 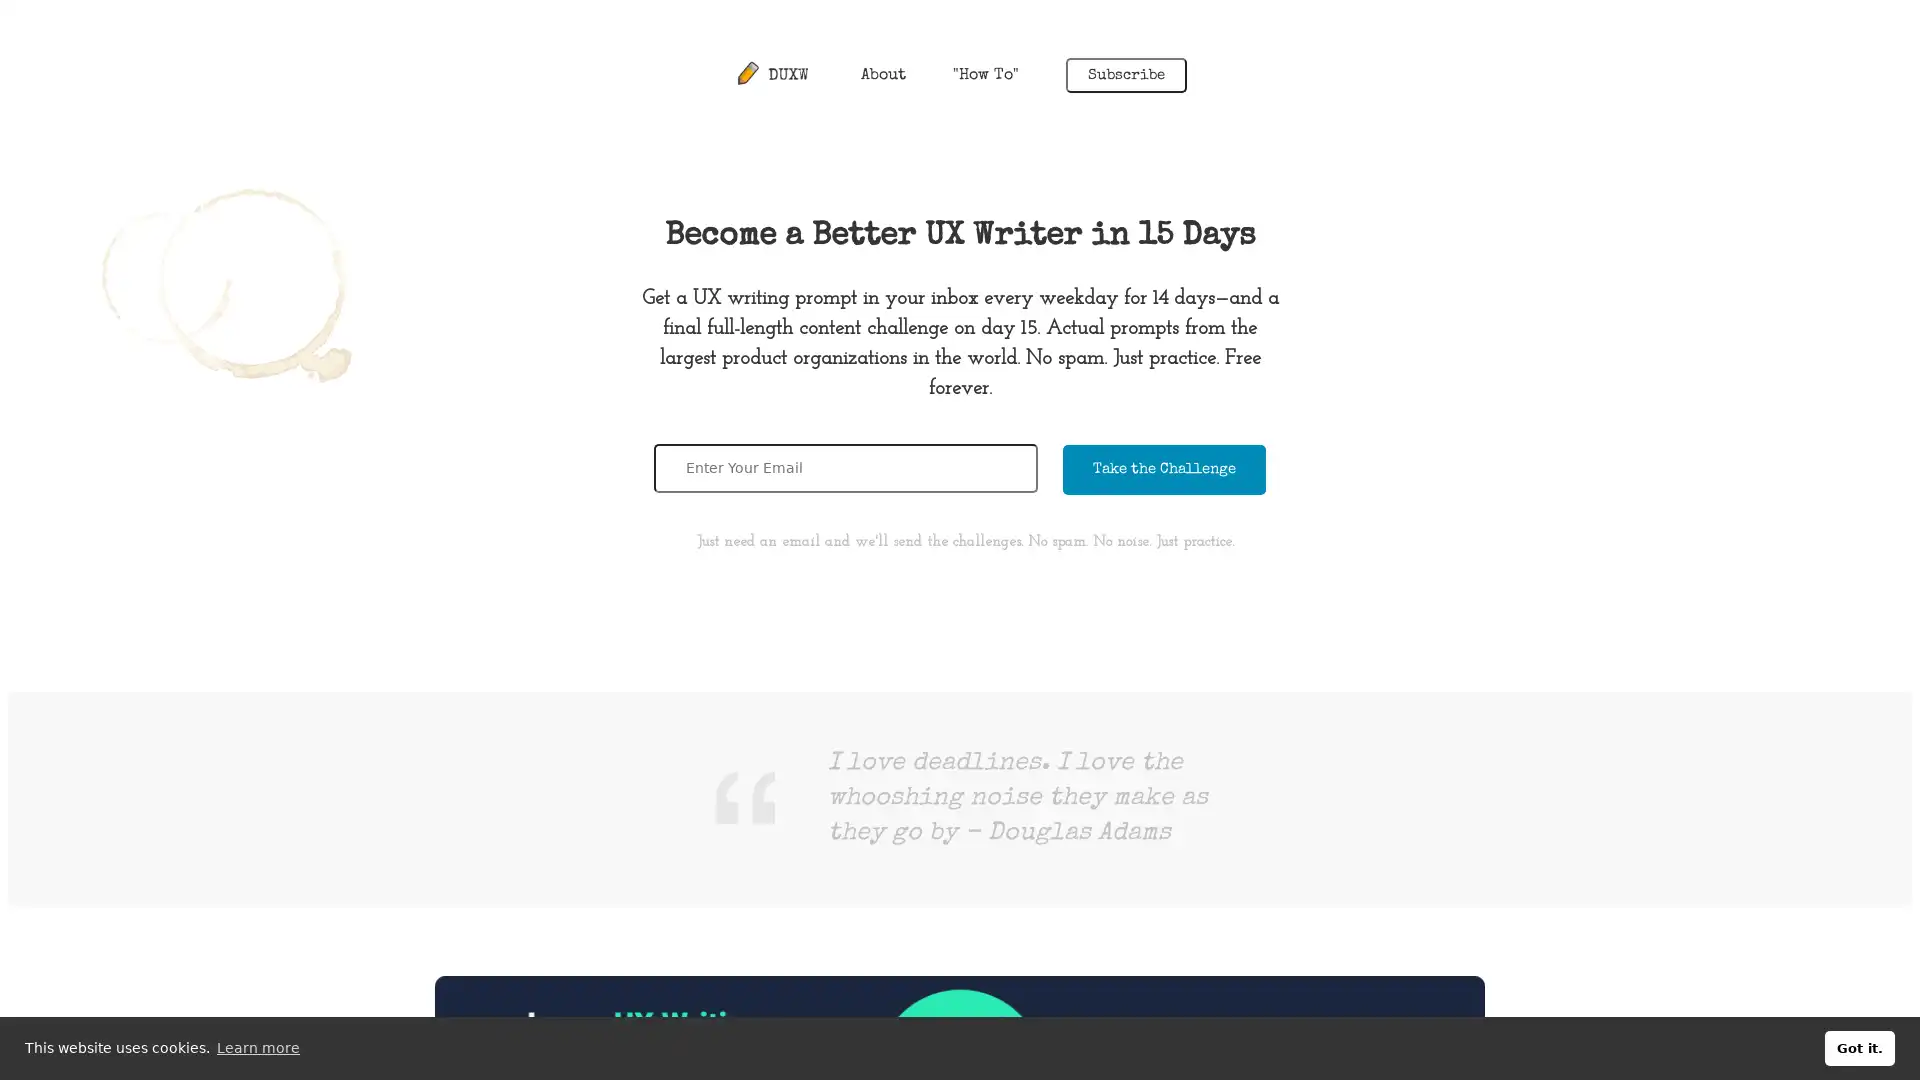 What do you see at coordinates (1164, 469) in the screenshot?
I see `Take the Challenge` at bounding box center [1164, 469].